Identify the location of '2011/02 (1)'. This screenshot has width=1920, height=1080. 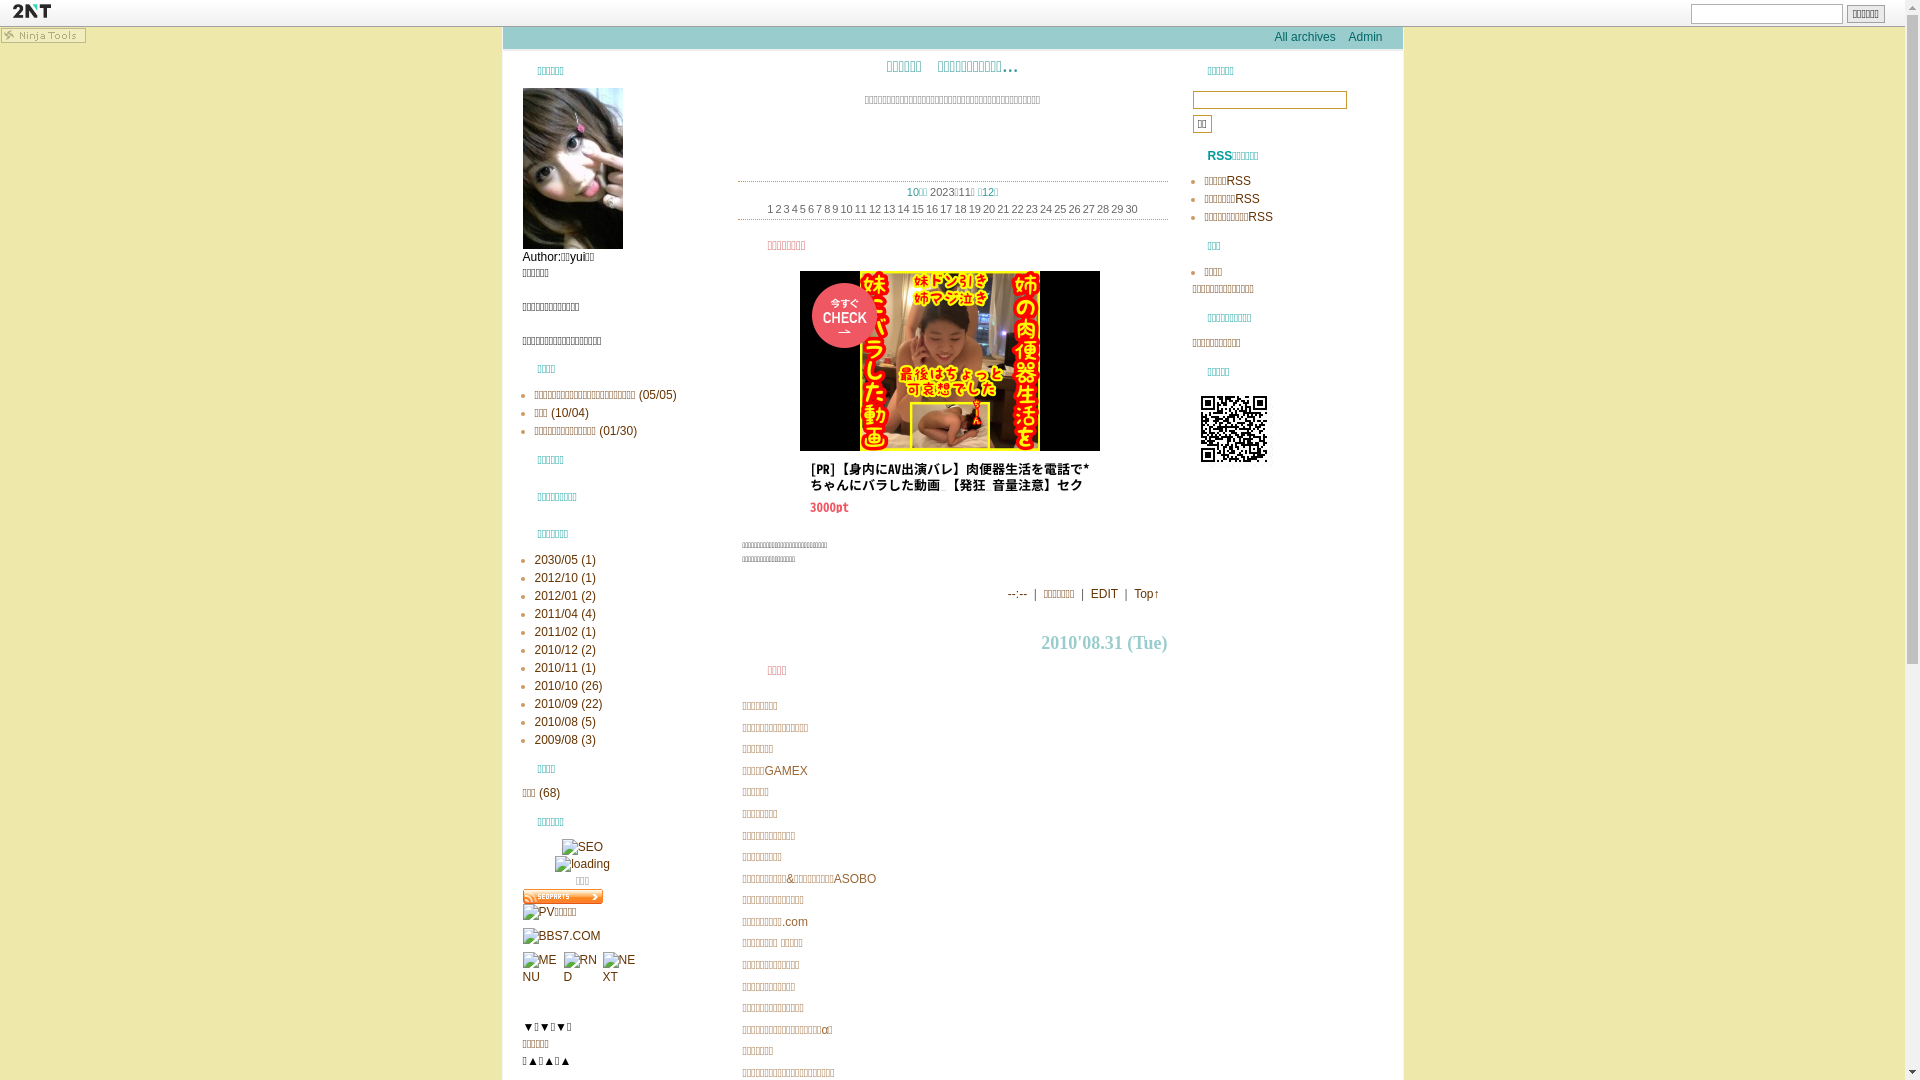
(563, 632).